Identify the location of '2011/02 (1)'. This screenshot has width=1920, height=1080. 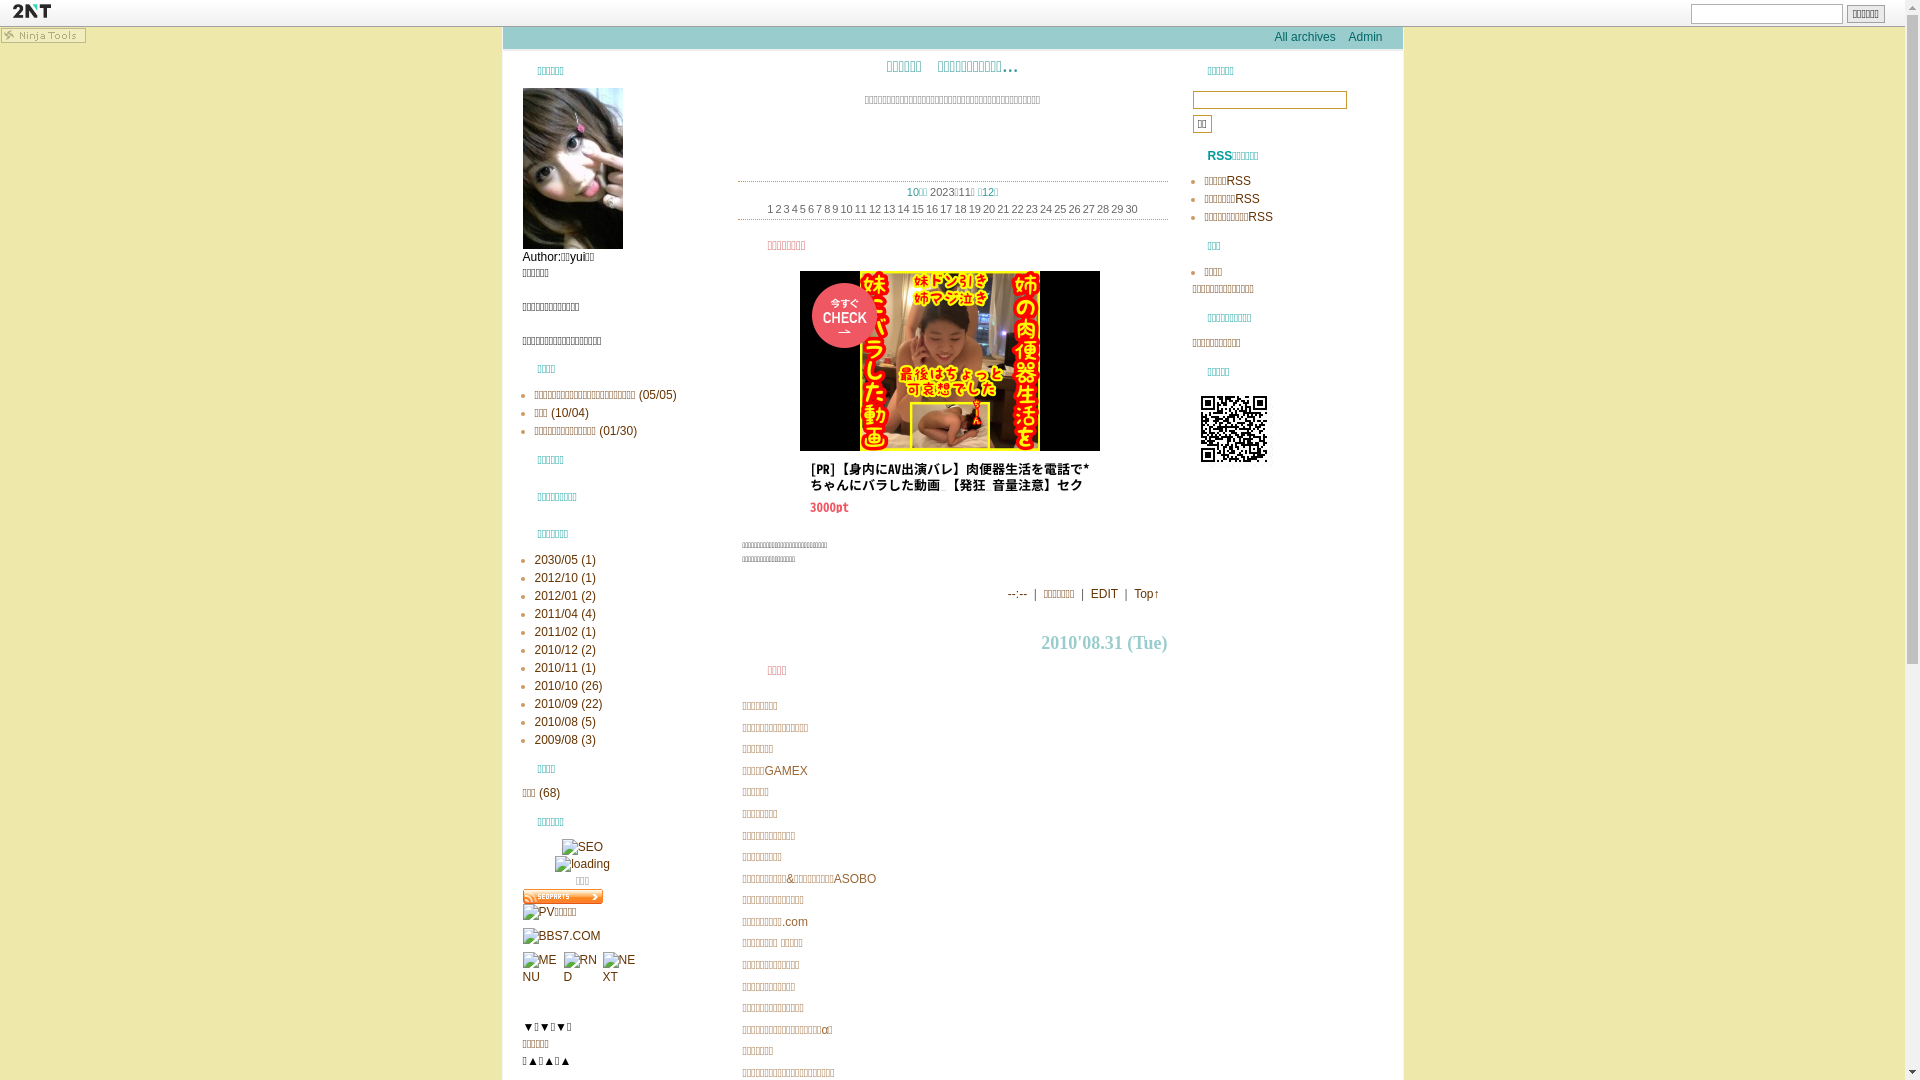
(563, 632).